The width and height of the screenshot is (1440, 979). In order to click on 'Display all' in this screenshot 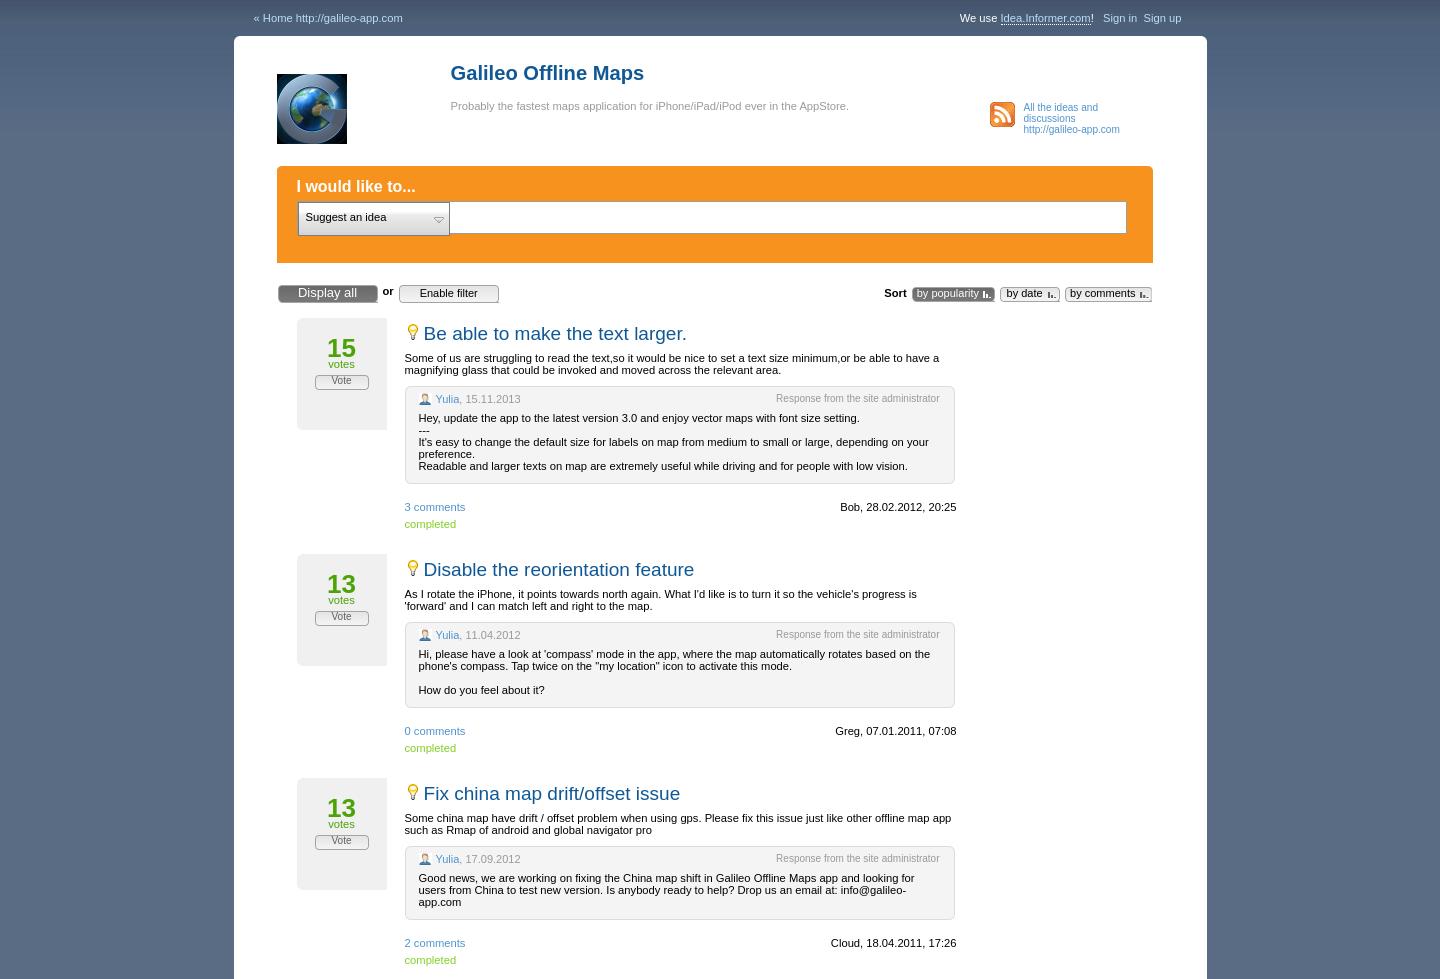, I will do `click(327, 292)`.